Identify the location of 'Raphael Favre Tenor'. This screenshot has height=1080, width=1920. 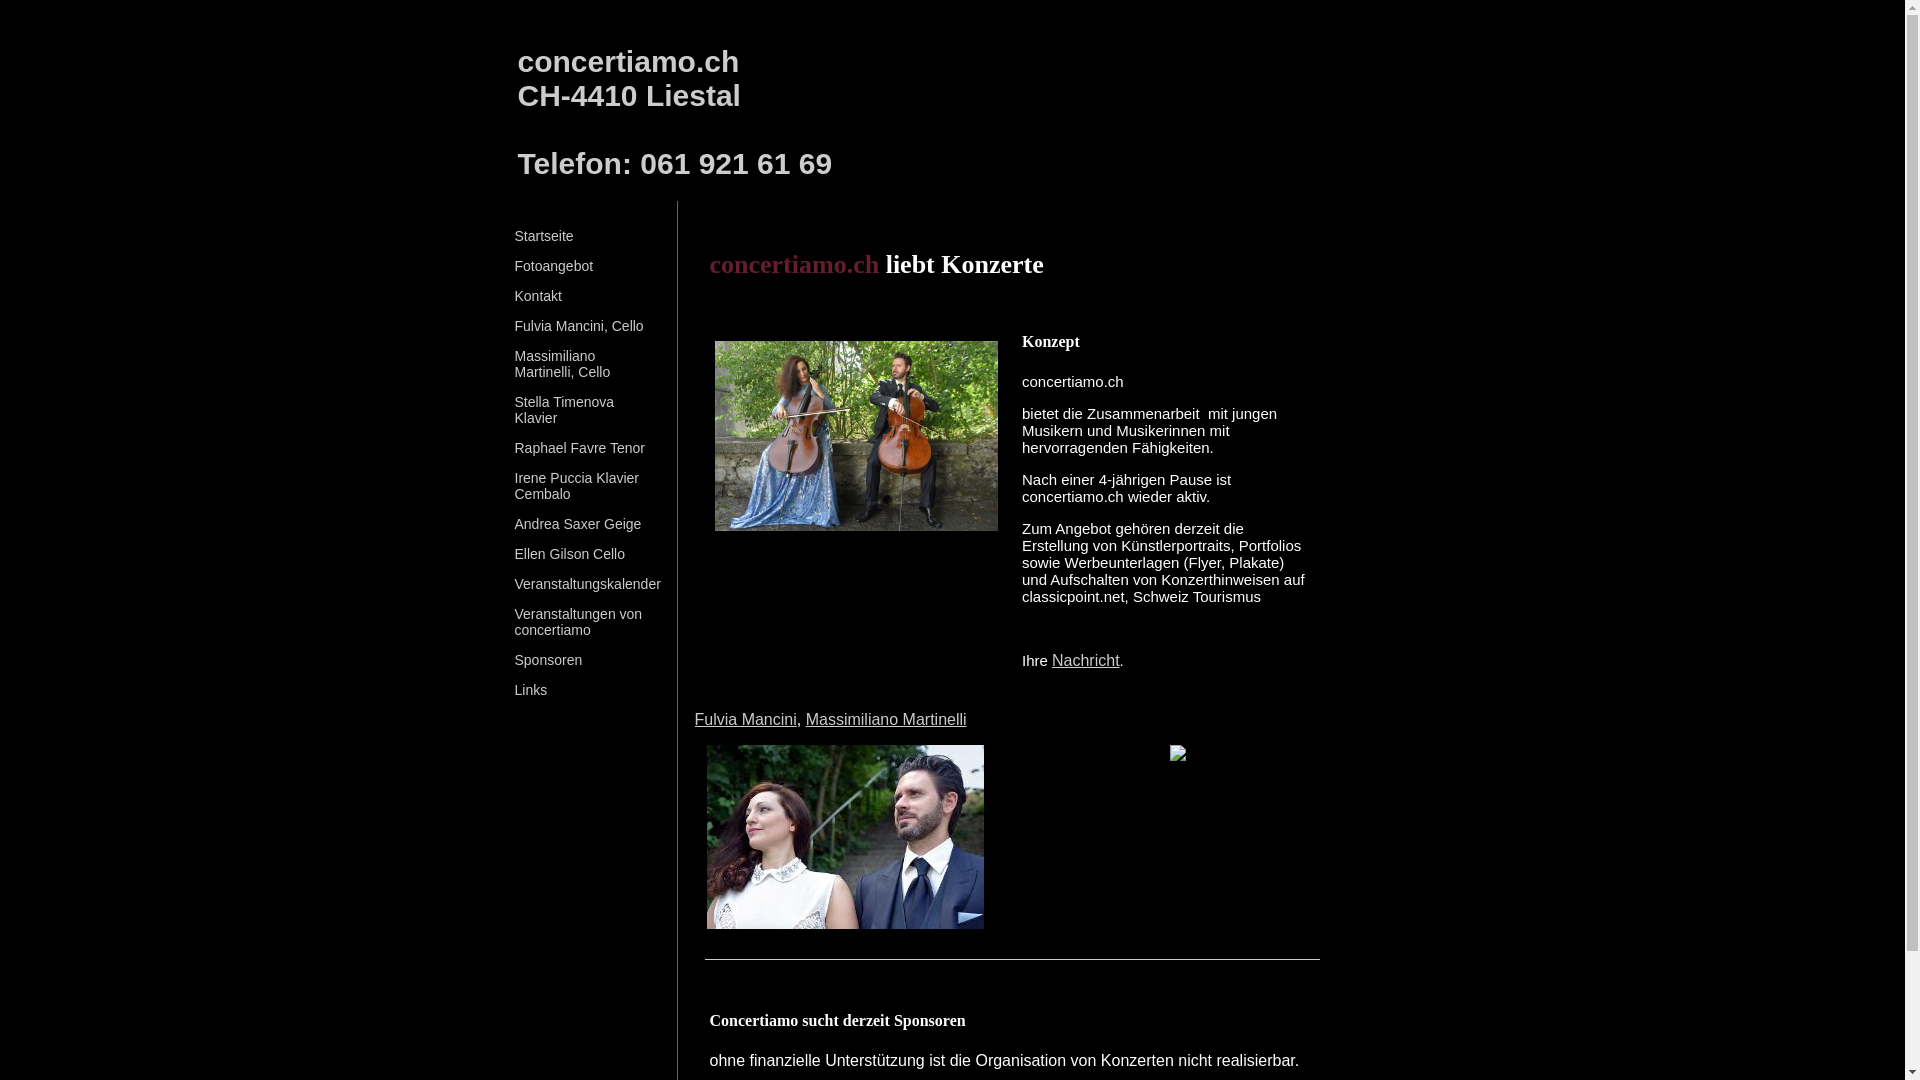
(578, 455).